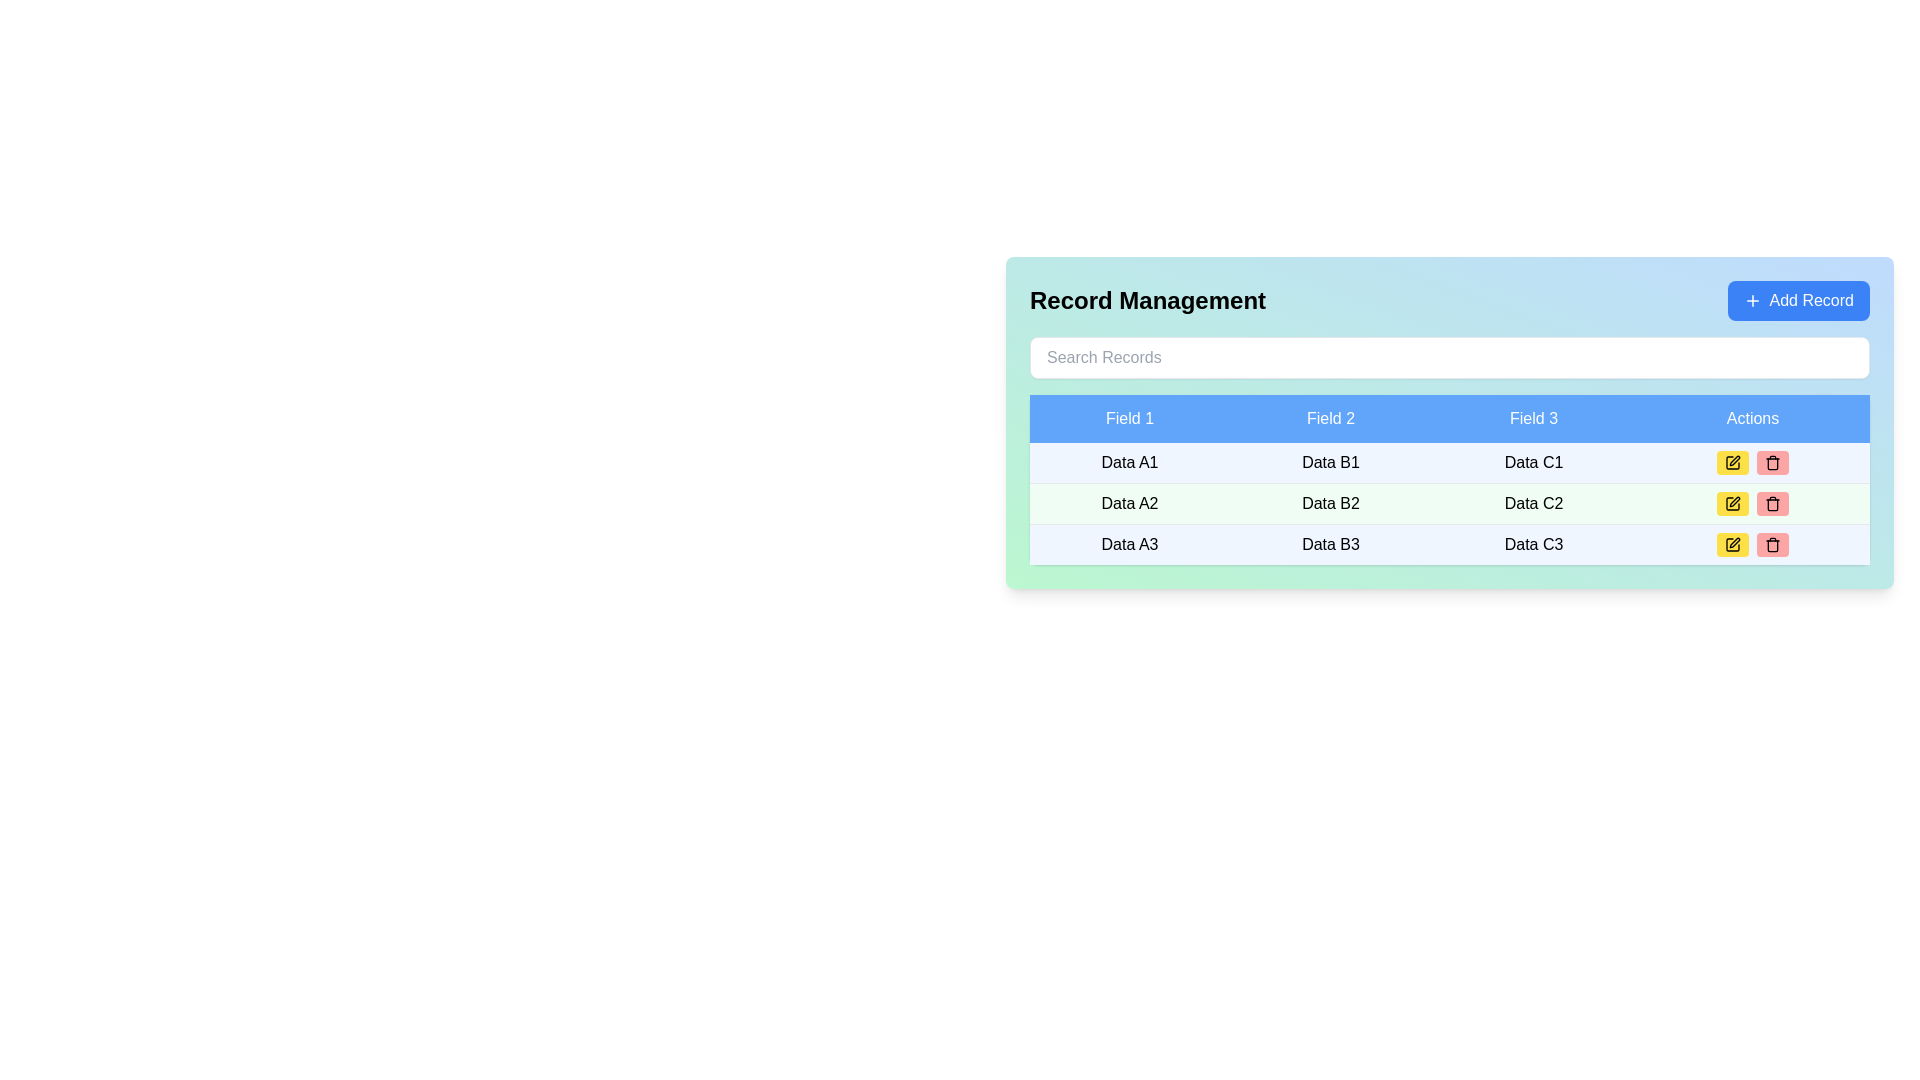  What do you see at coordinates (1731, 544) in the screenshot?
I see `the edit button in the 'Actions' column of the last row in the table to initiate editing functionality for that row` at bounding box center [1731, 544].